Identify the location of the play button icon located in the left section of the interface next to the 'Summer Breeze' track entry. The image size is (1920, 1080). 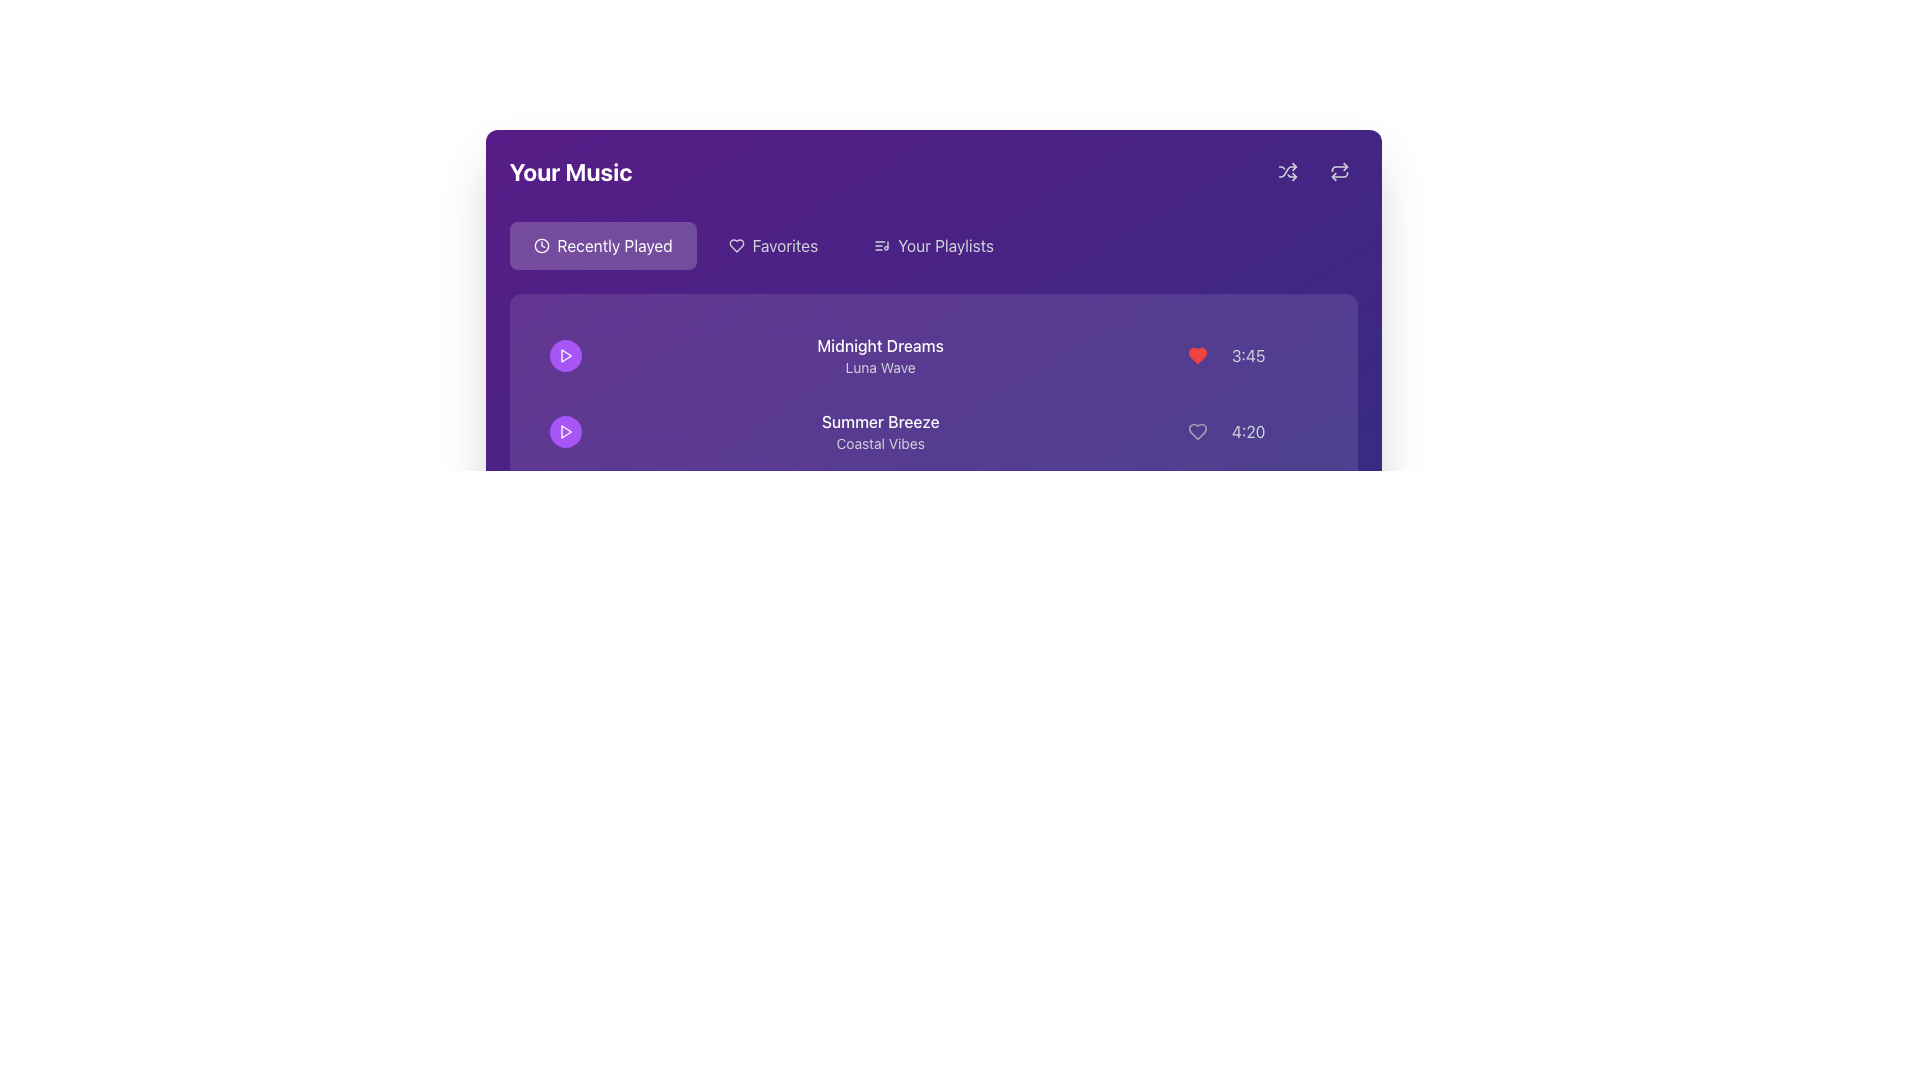
(564, 431).